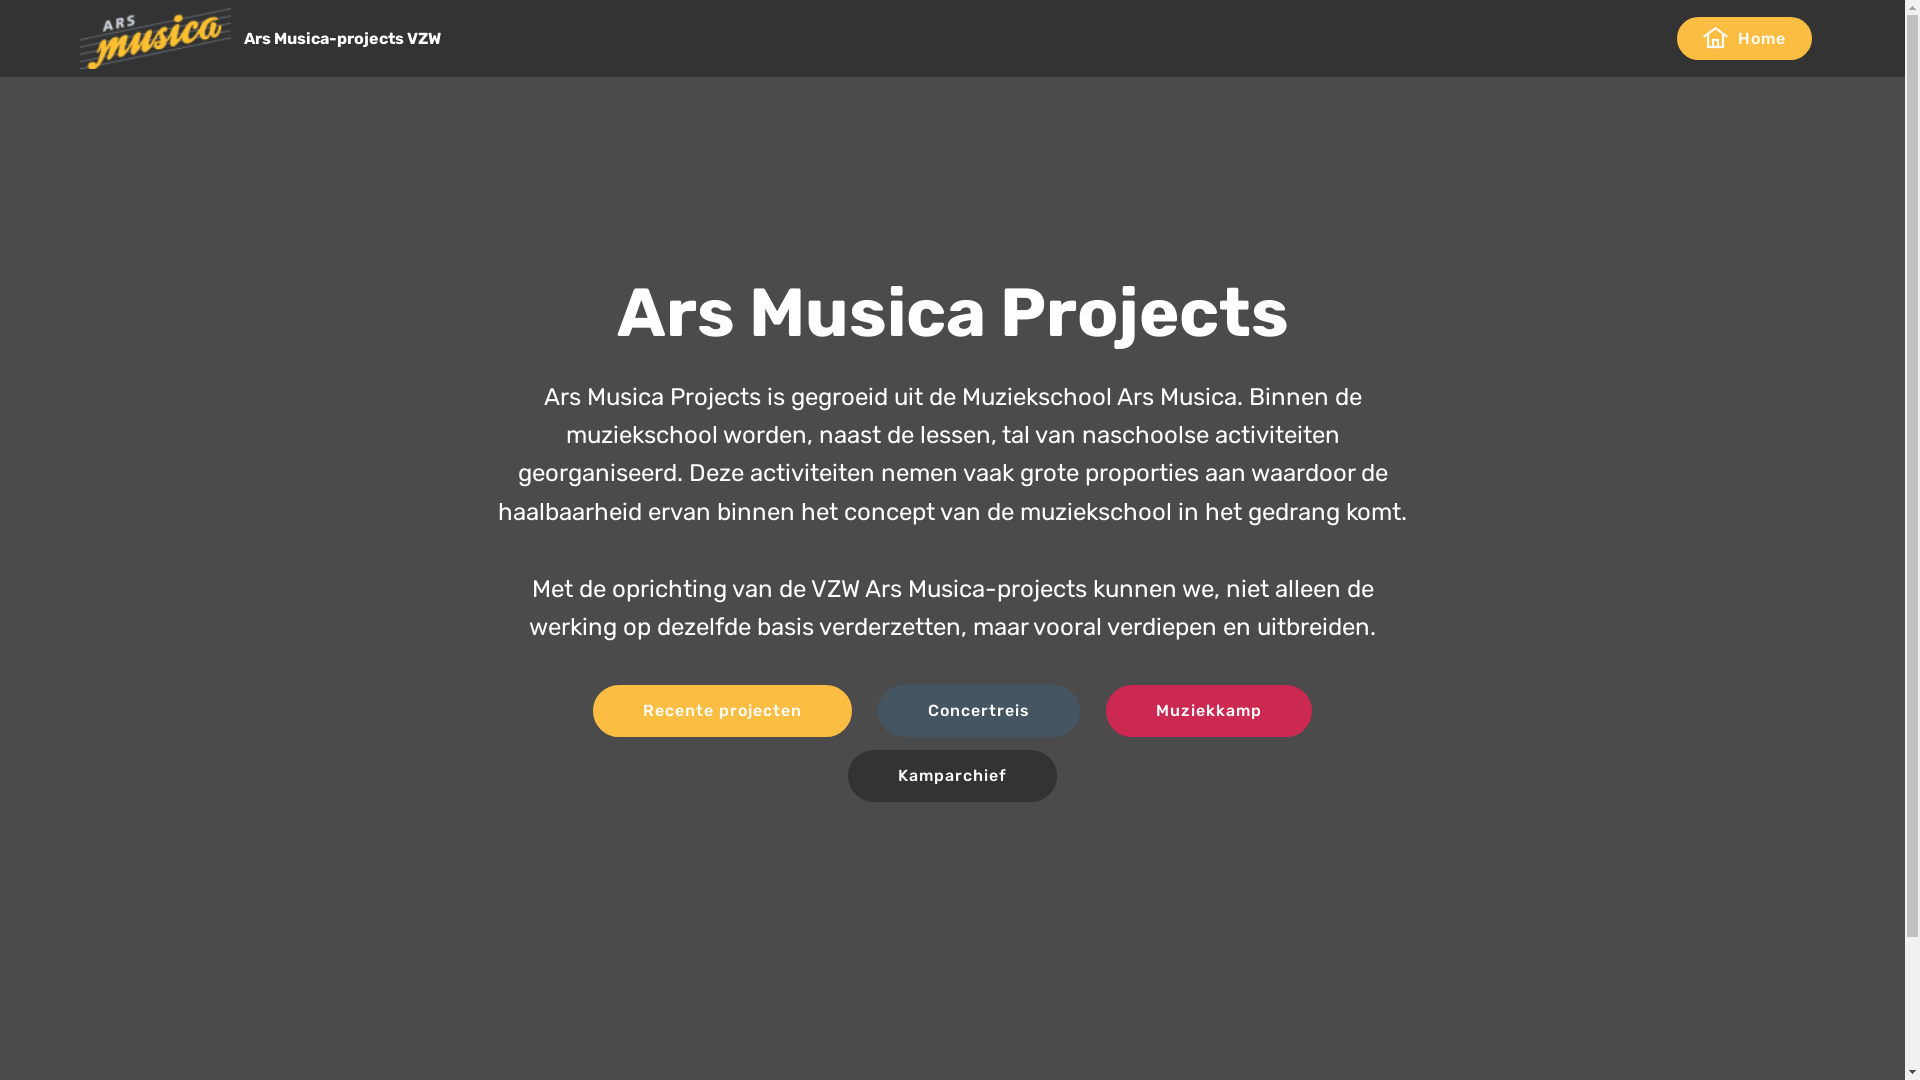 The width and height of the screenshot is (1920, 1080). What do you see at coordinates (951, 774) in the screenshot?
I see `'Kamparchief'` at bounding box center [951, 774].